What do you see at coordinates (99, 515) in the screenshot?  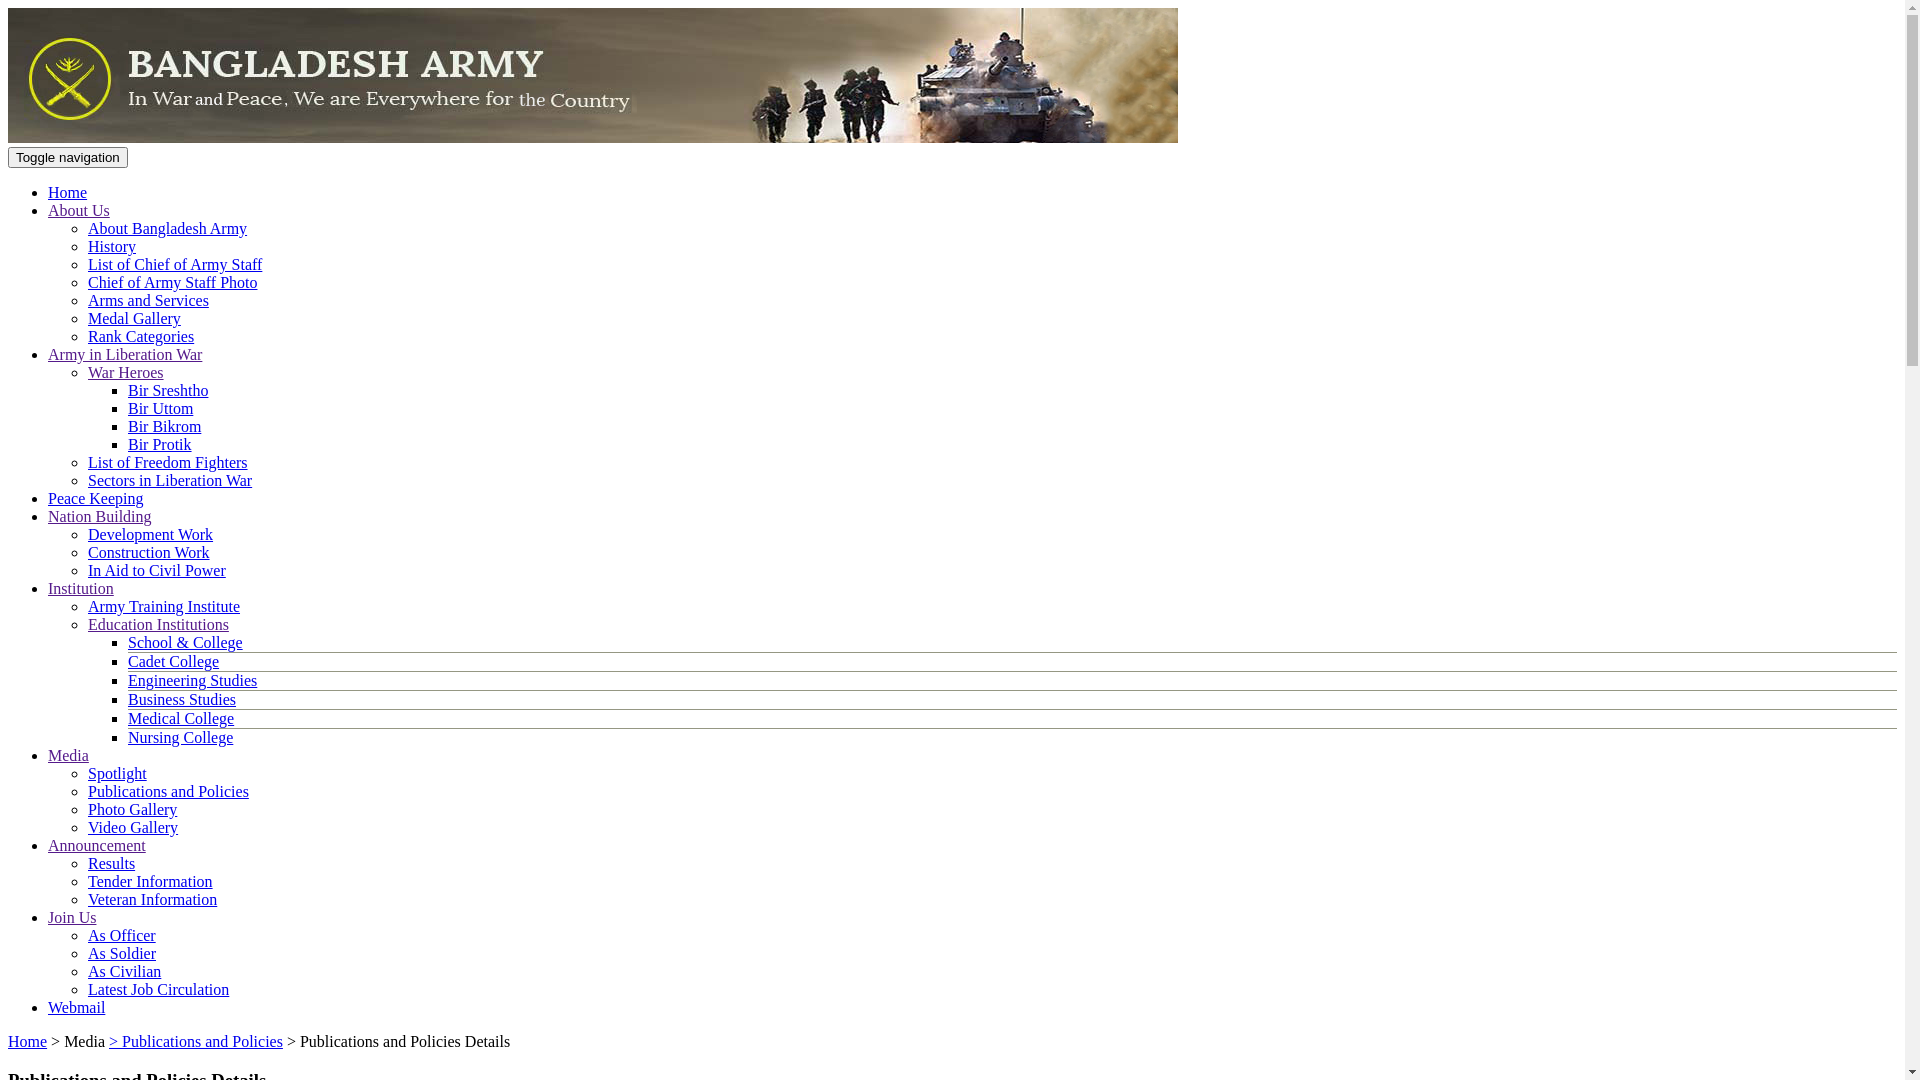 I see `'Nation Building'` at bounding box center [99, 515].